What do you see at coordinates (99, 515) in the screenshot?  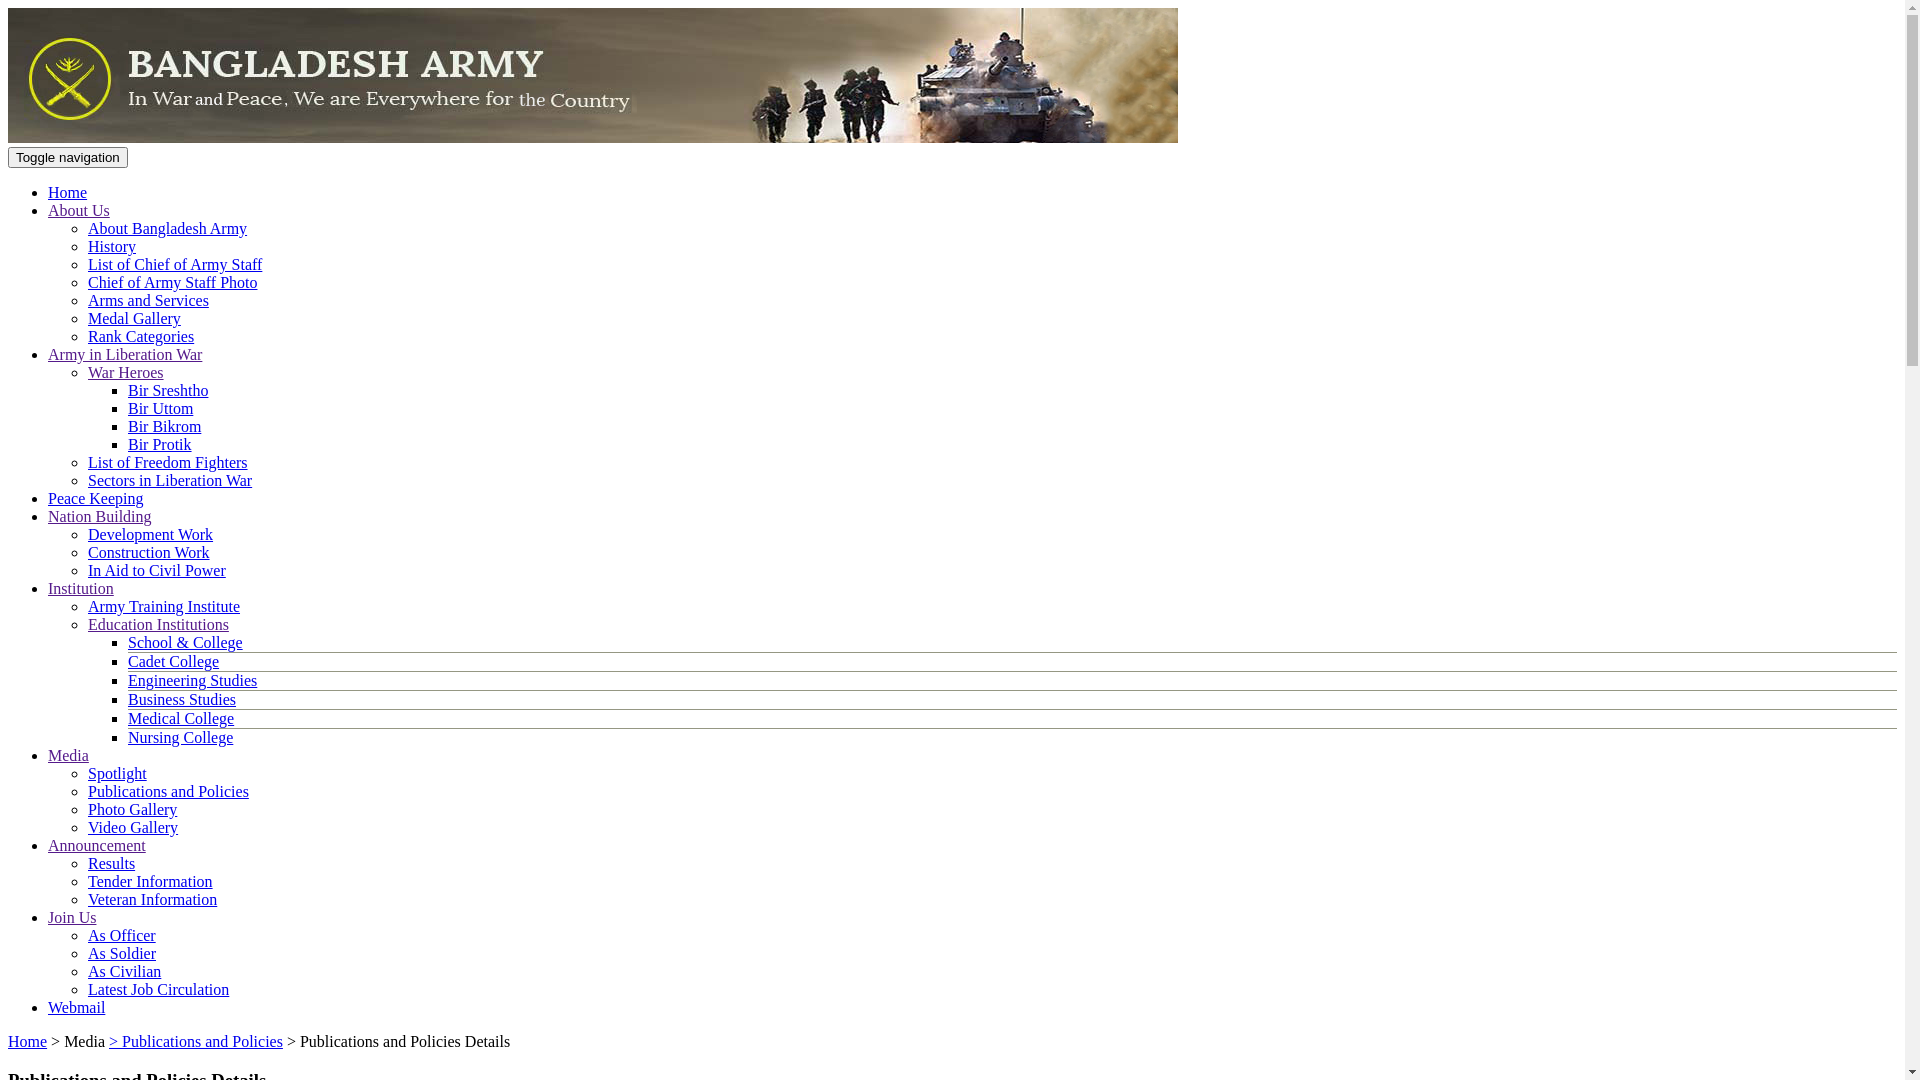 I see `'Nation Building'` at bounding box center [99, 515].